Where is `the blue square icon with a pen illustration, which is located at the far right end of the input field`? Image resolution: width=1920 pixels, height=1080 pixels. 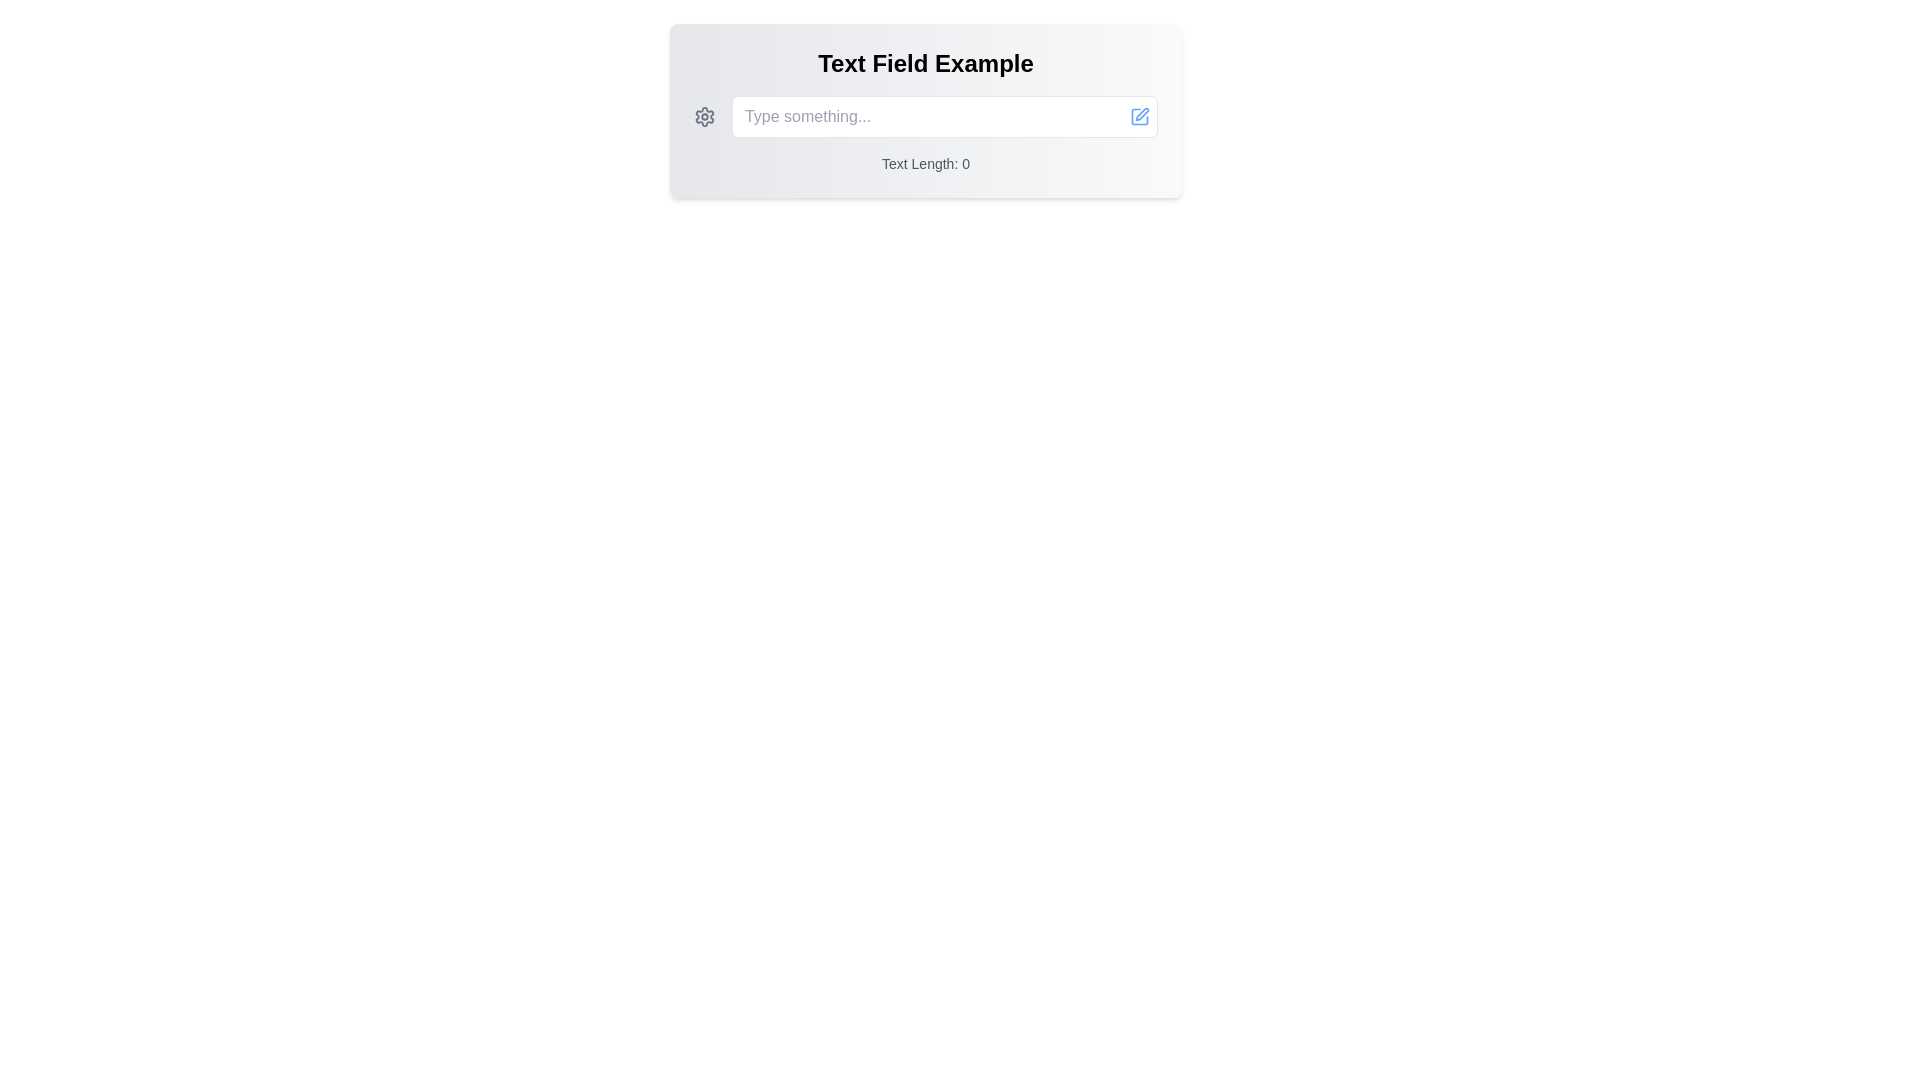 the blue square icon with a pen illustration, which is located at the far right end of the input field is located at coordinates (1140, 116).